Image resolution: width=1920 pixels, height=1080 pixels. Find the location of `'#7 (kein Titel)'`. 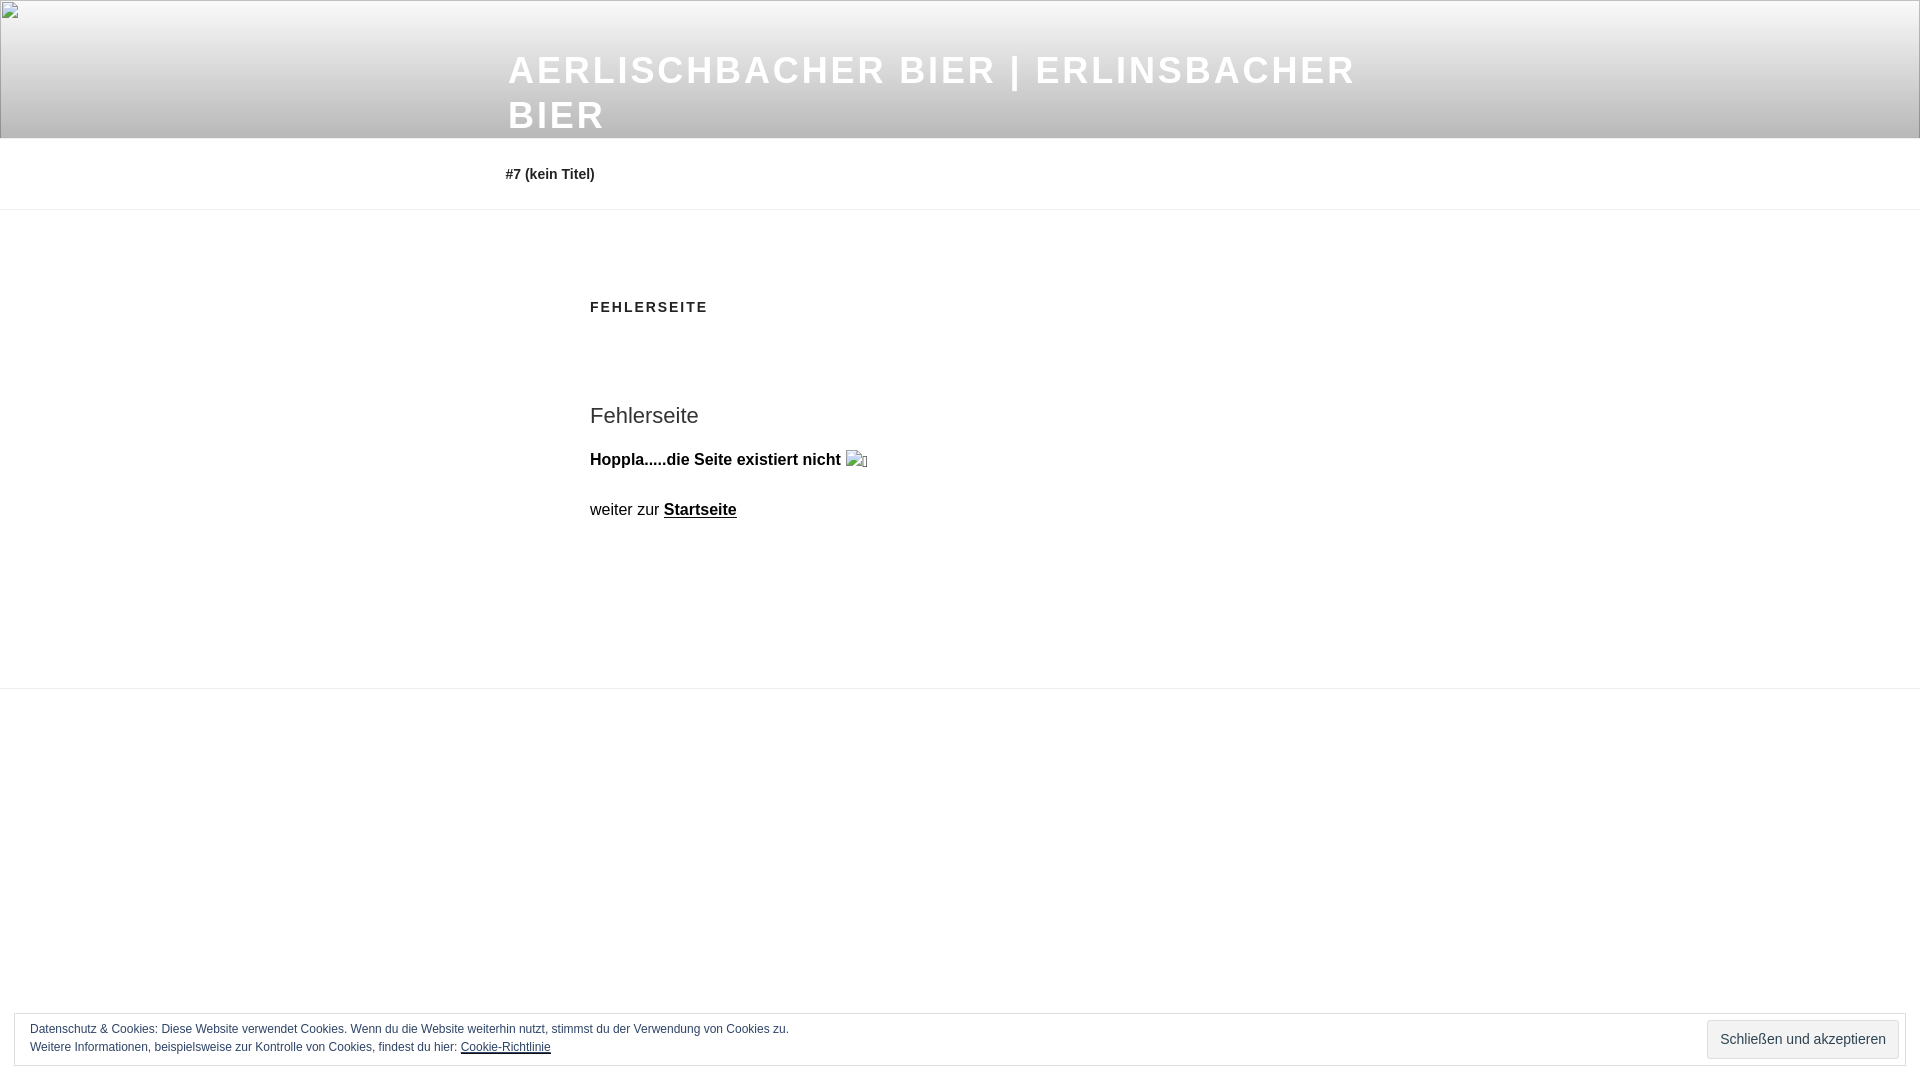

'#7 (kein Titel)' is located at coordinates (550, 173).